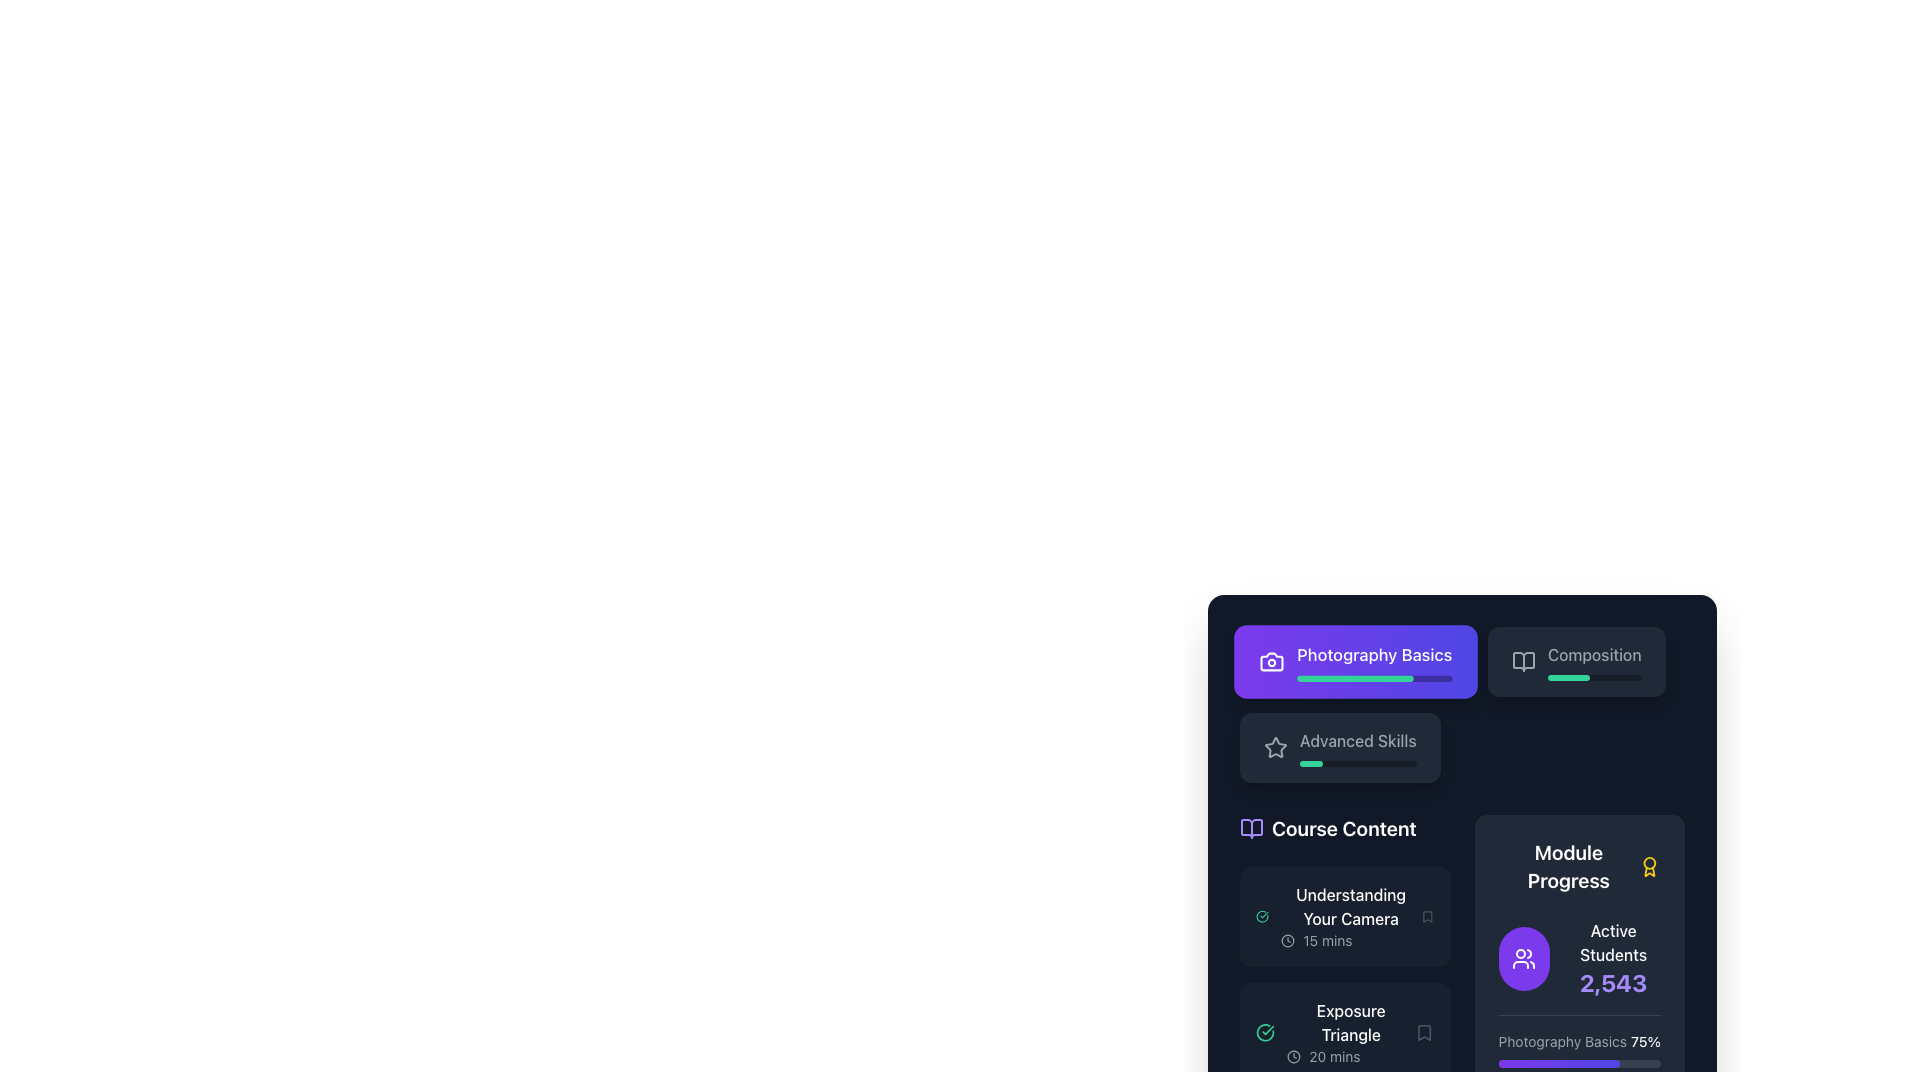 The width and height of the screenshot is (1920, 1080). I want to click on the text element displaying the numerical count of active students located below the 'Active Students' label in the 'Module Progress' card, so click(1613, 982).